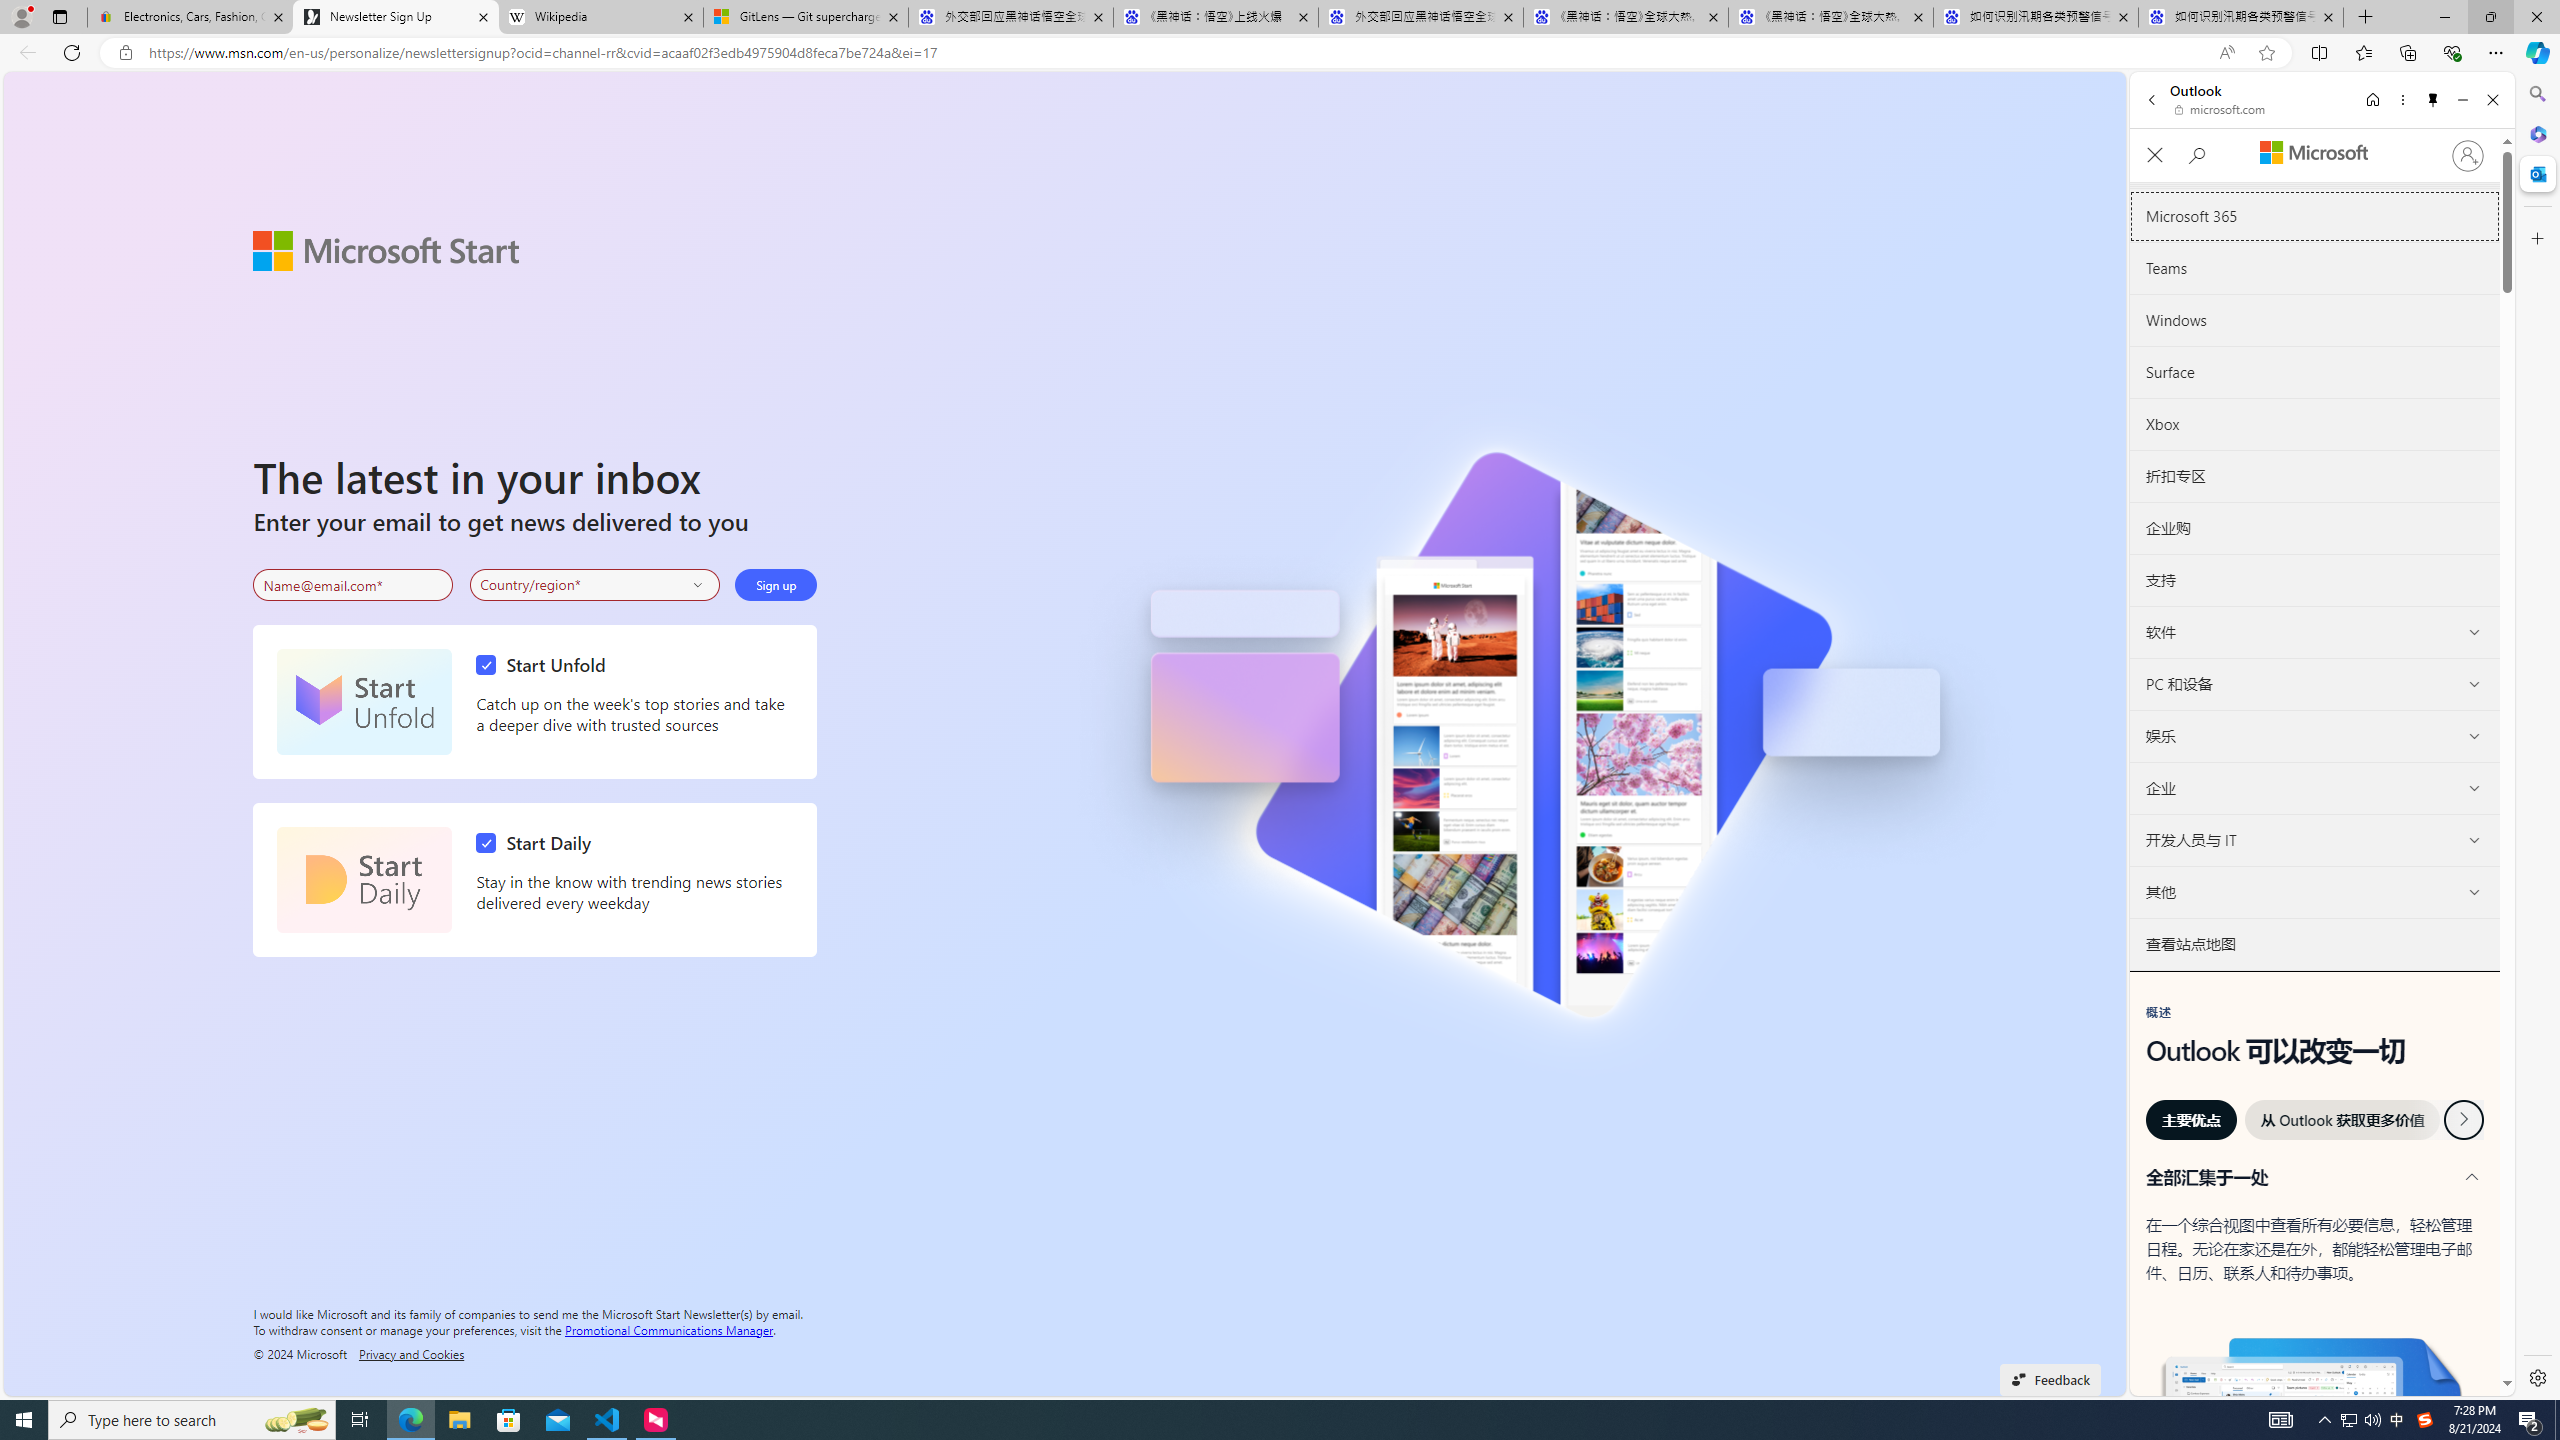  What do you see at coordinates (411, 1352) in the screenshot?
I see `'Privacy and Cookies'` at bounding box center [411, 1352].